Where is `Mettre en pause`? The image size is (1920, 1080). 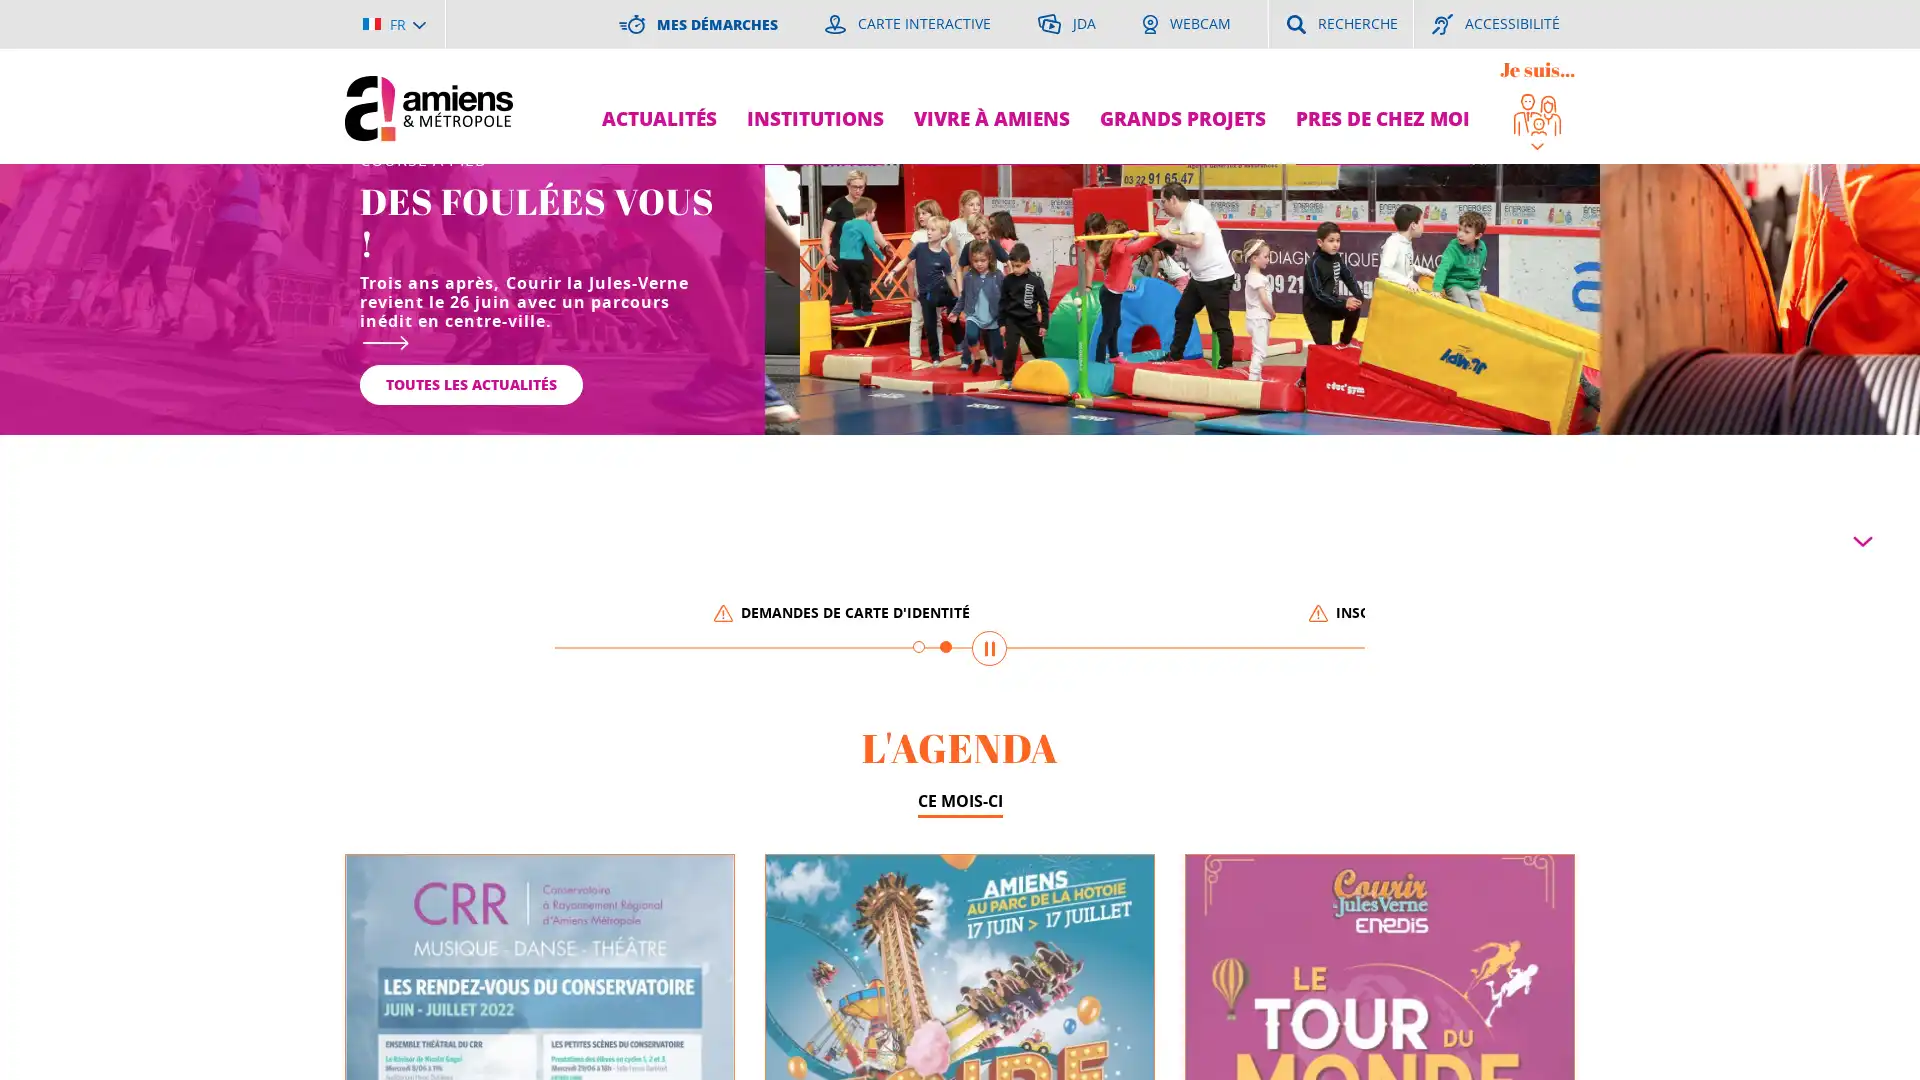 Mettre en pause is located at coordinates (716, 488).